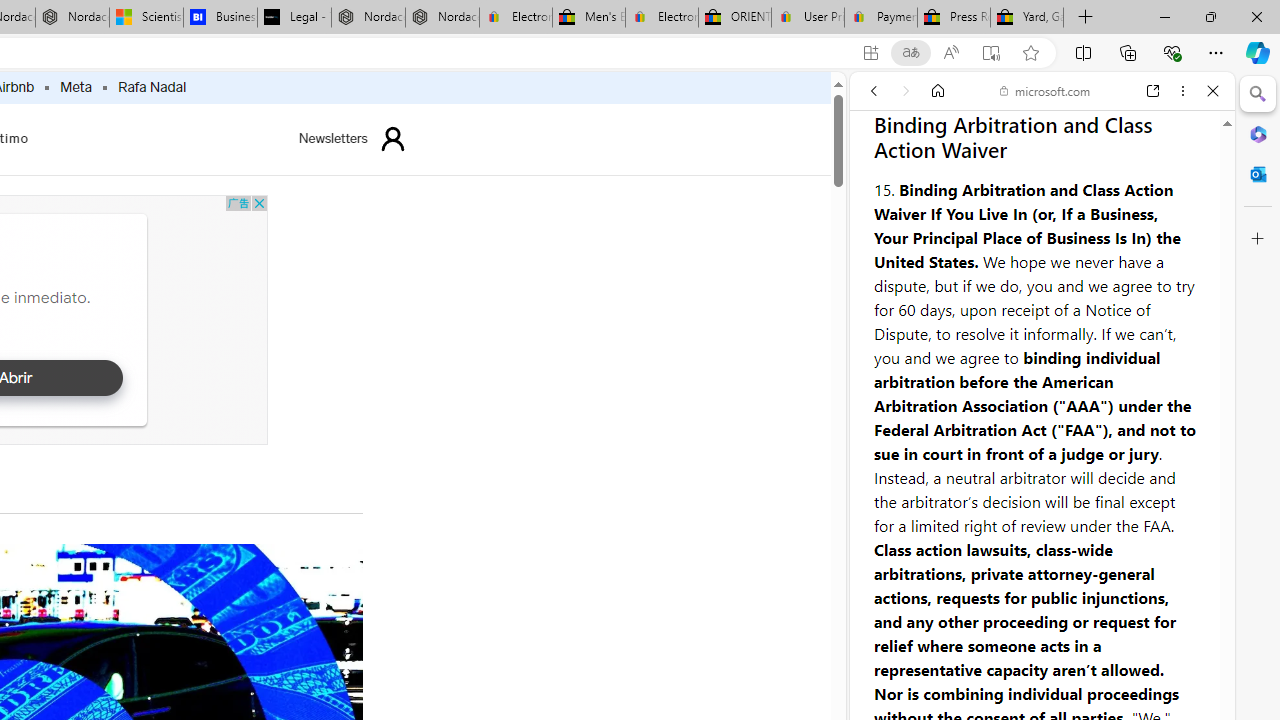 The width and height of the screenshot is (1280, 720). I want to click on 'Newsletters', so click(333, 138).